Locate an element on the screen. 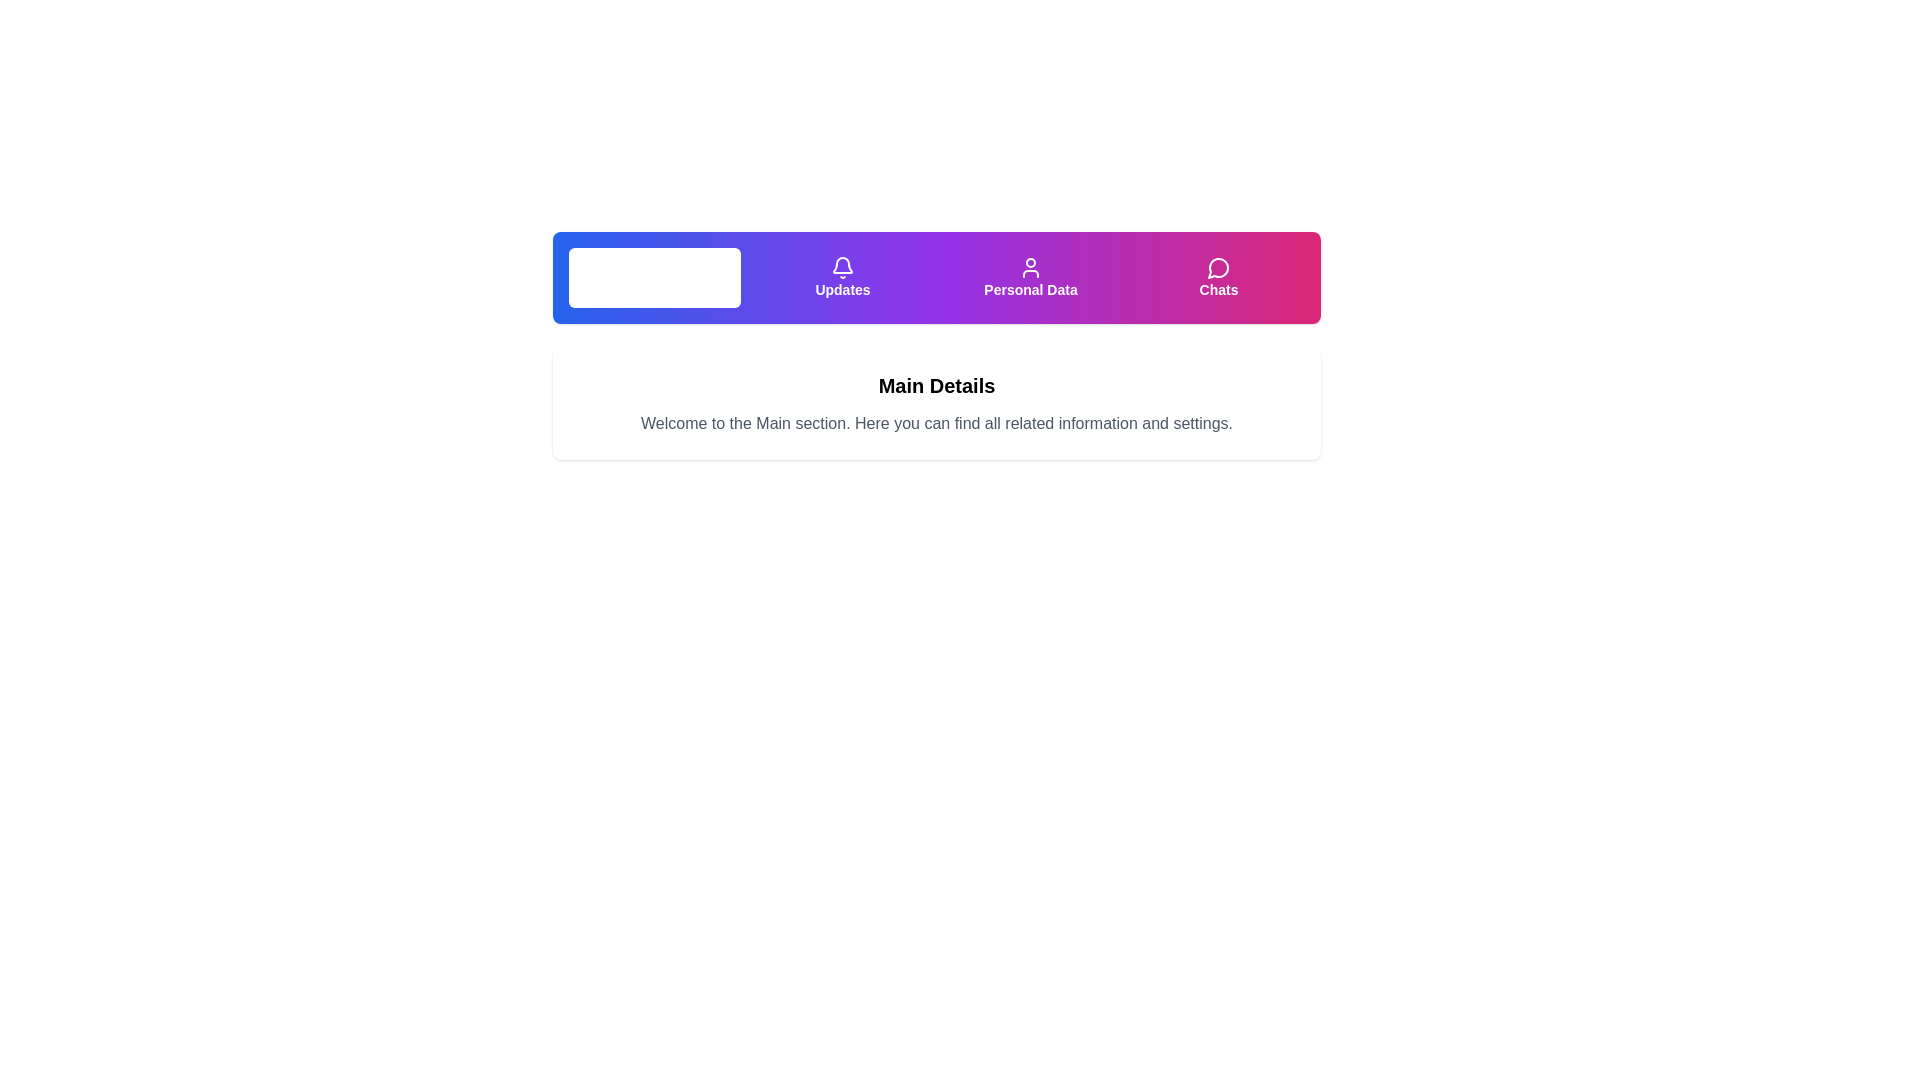 The width and height of the screenshot is (1920, 1080). the text label located under the bell icon in the top navigation bar, which is the second item from the left in the button group is located at coordinates (843, 289).